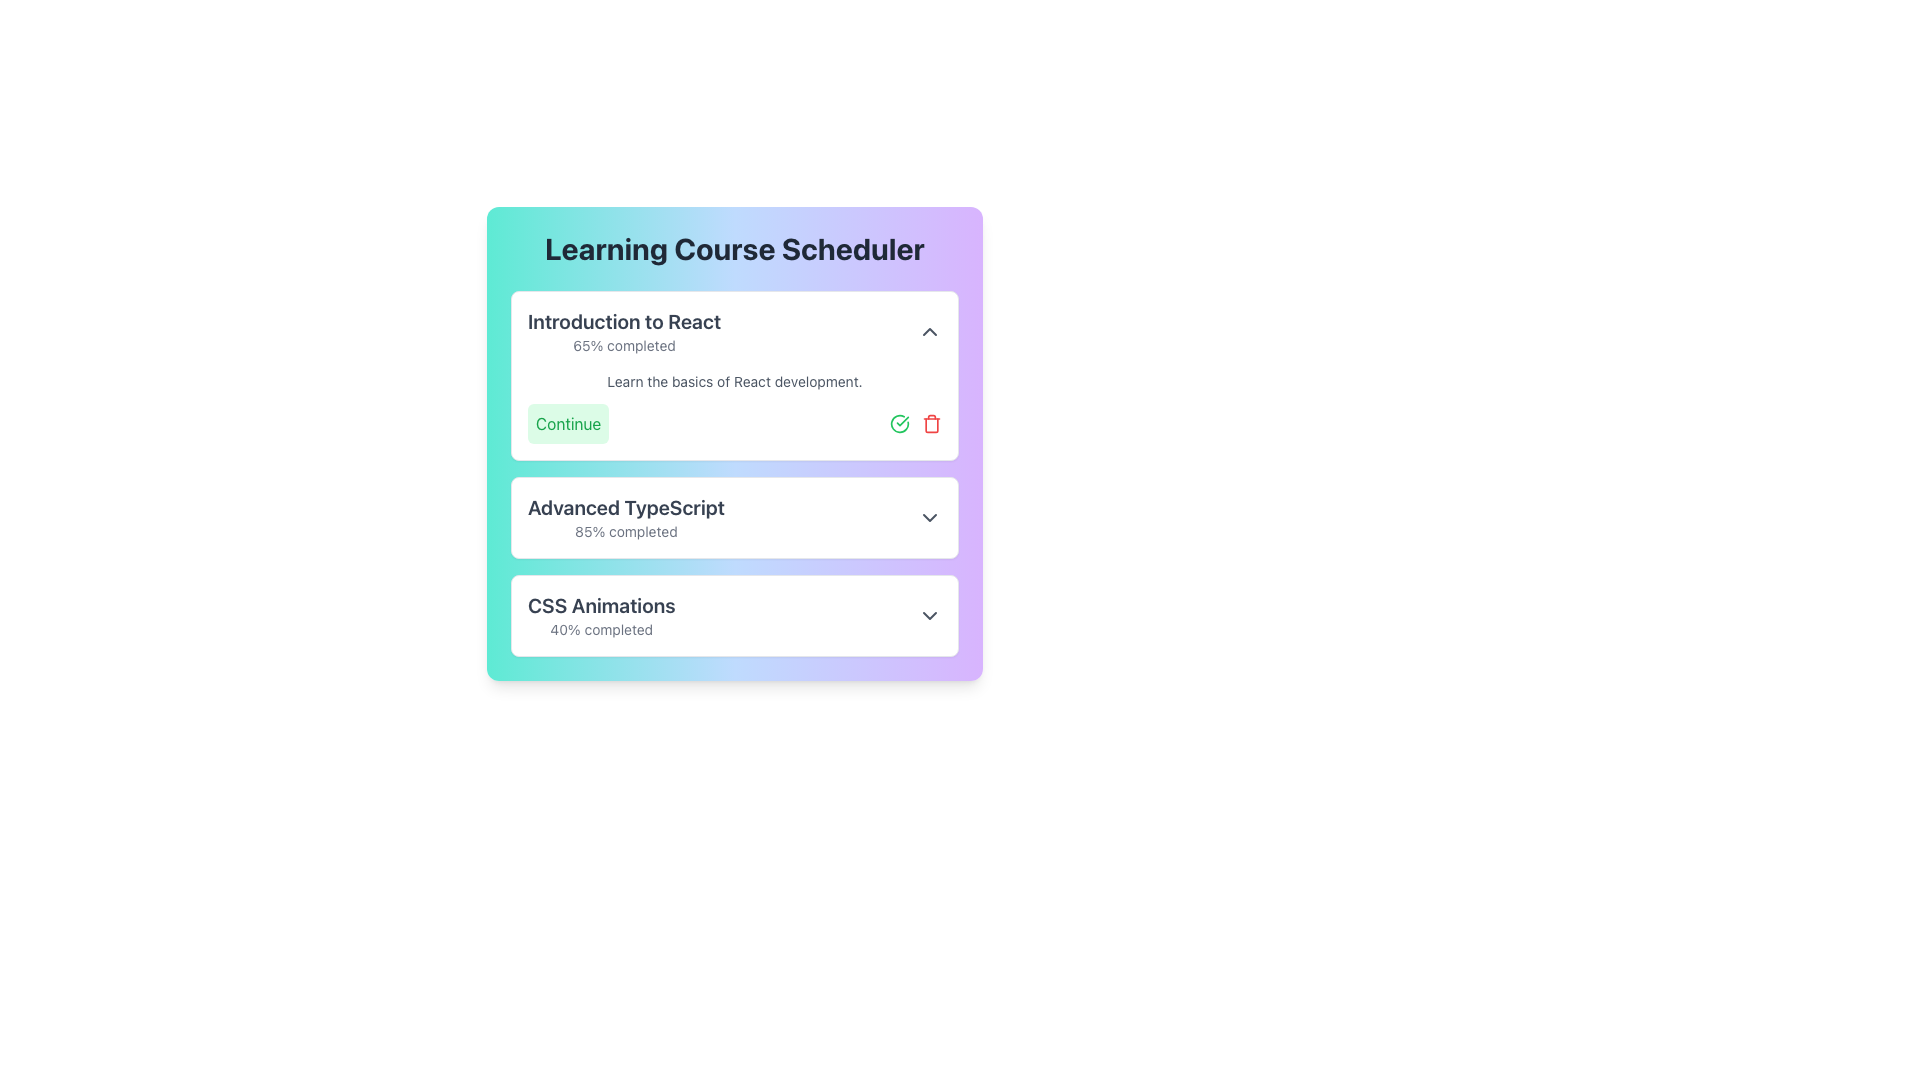  What do you see at coordinates (733, 442) in the screenshot?
I see `the action buttons within the 'Learning Course Scheduler' card to navigate to the course detail view` at bounding box center [733, 442].